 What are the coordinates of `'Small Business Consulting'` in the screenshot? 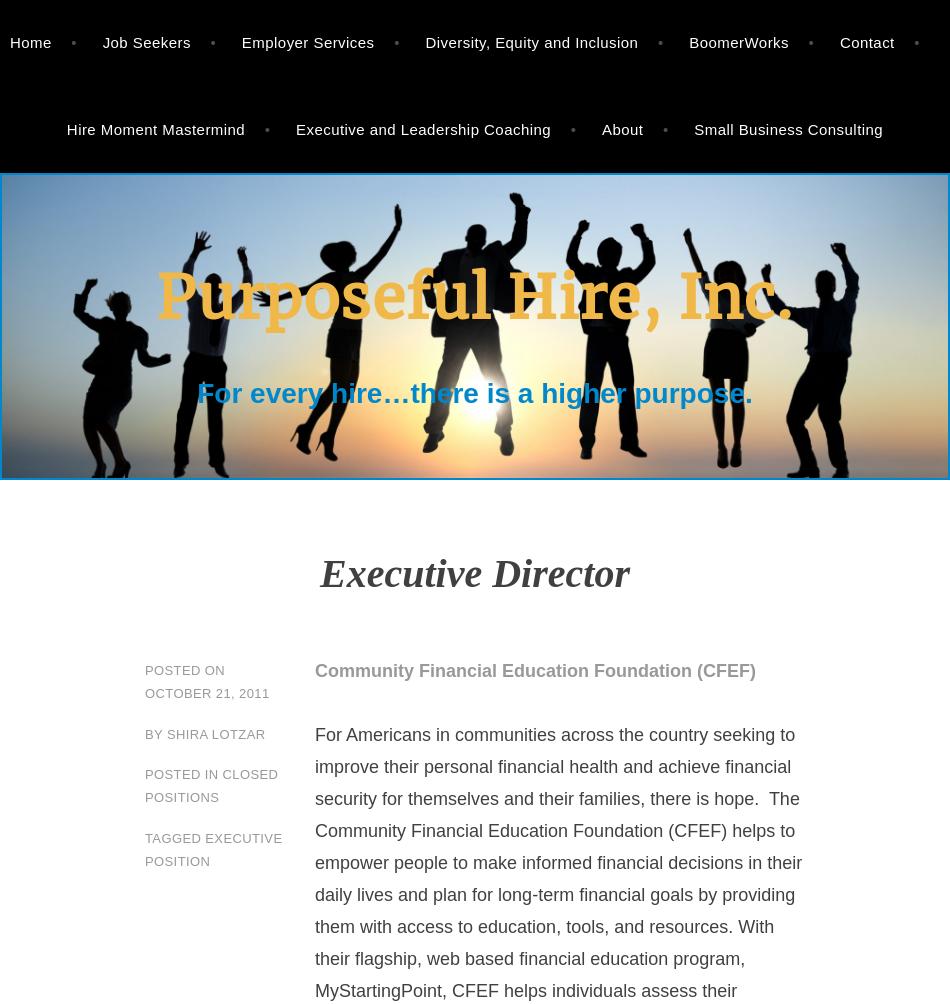 It's located at (787, 127).